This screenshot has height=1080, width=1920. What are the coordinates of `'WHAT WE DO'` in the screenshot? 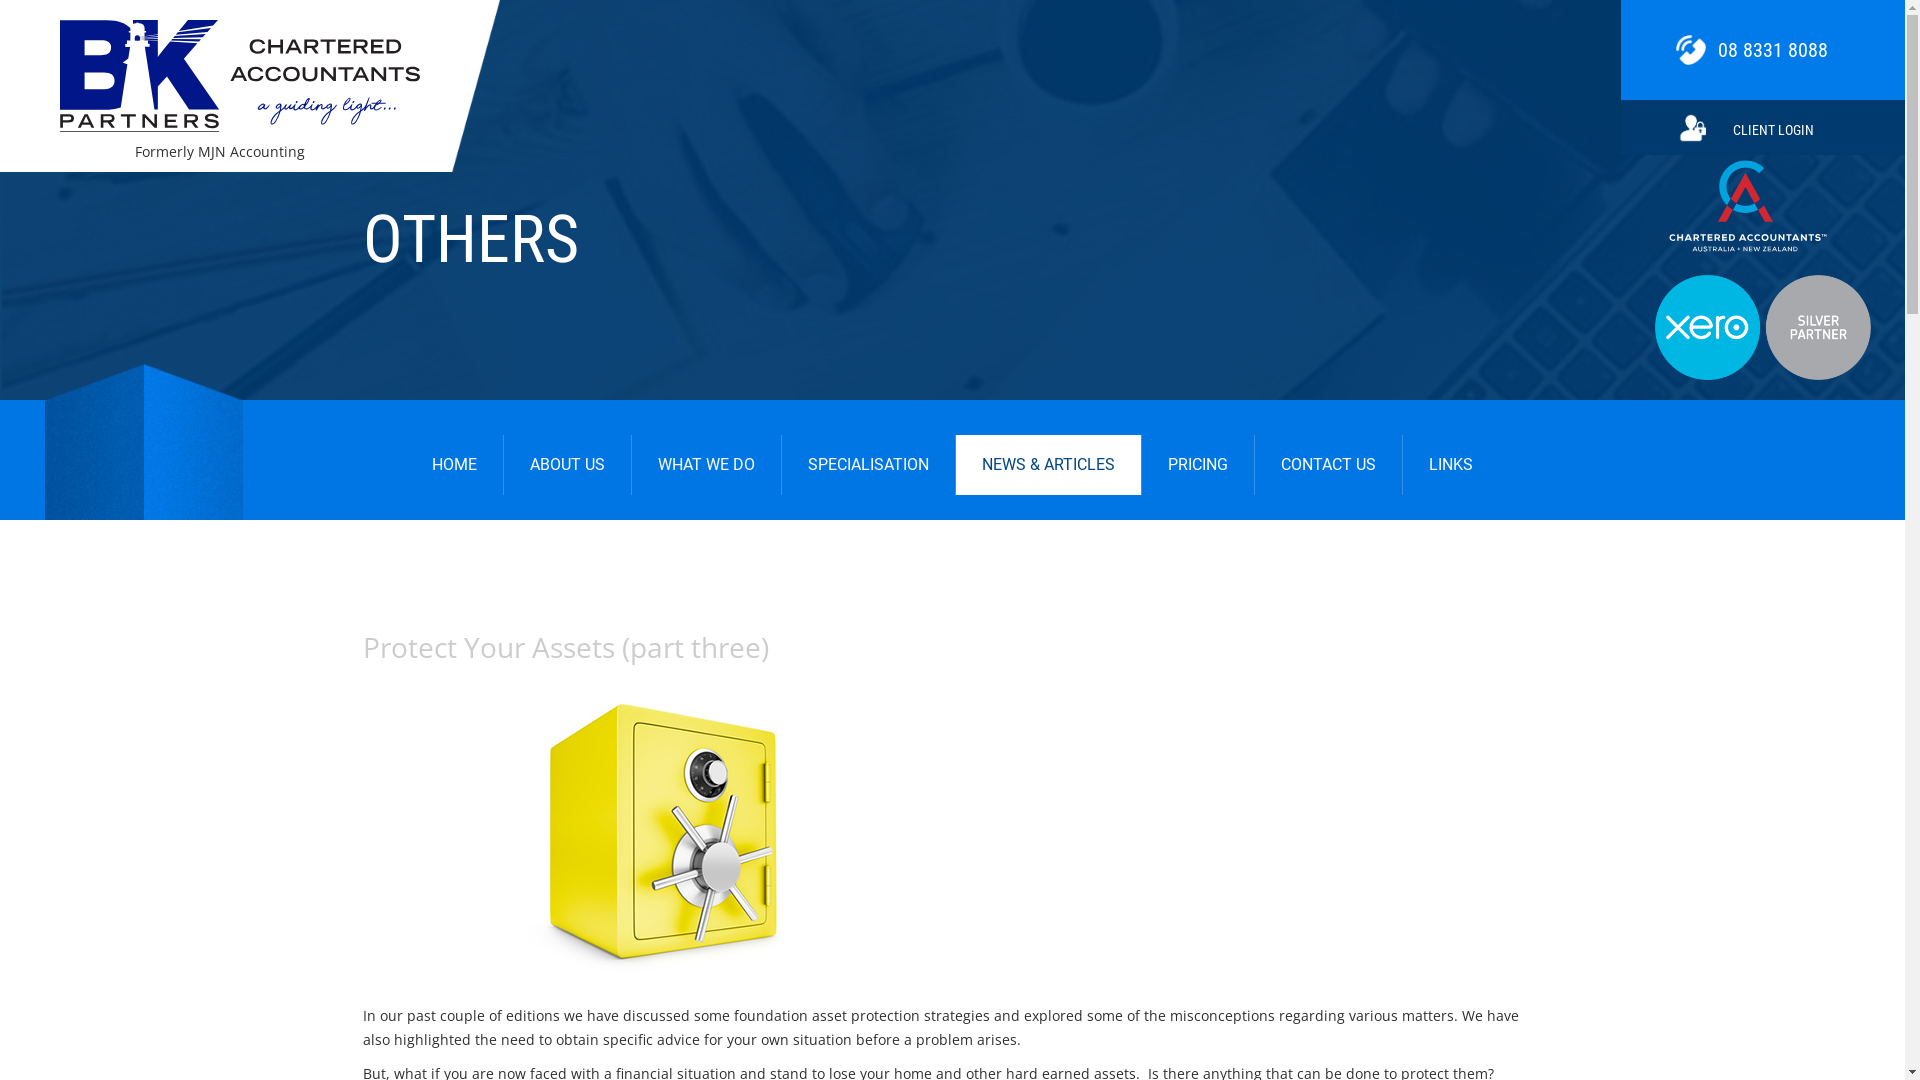 It's located at (706, 465).